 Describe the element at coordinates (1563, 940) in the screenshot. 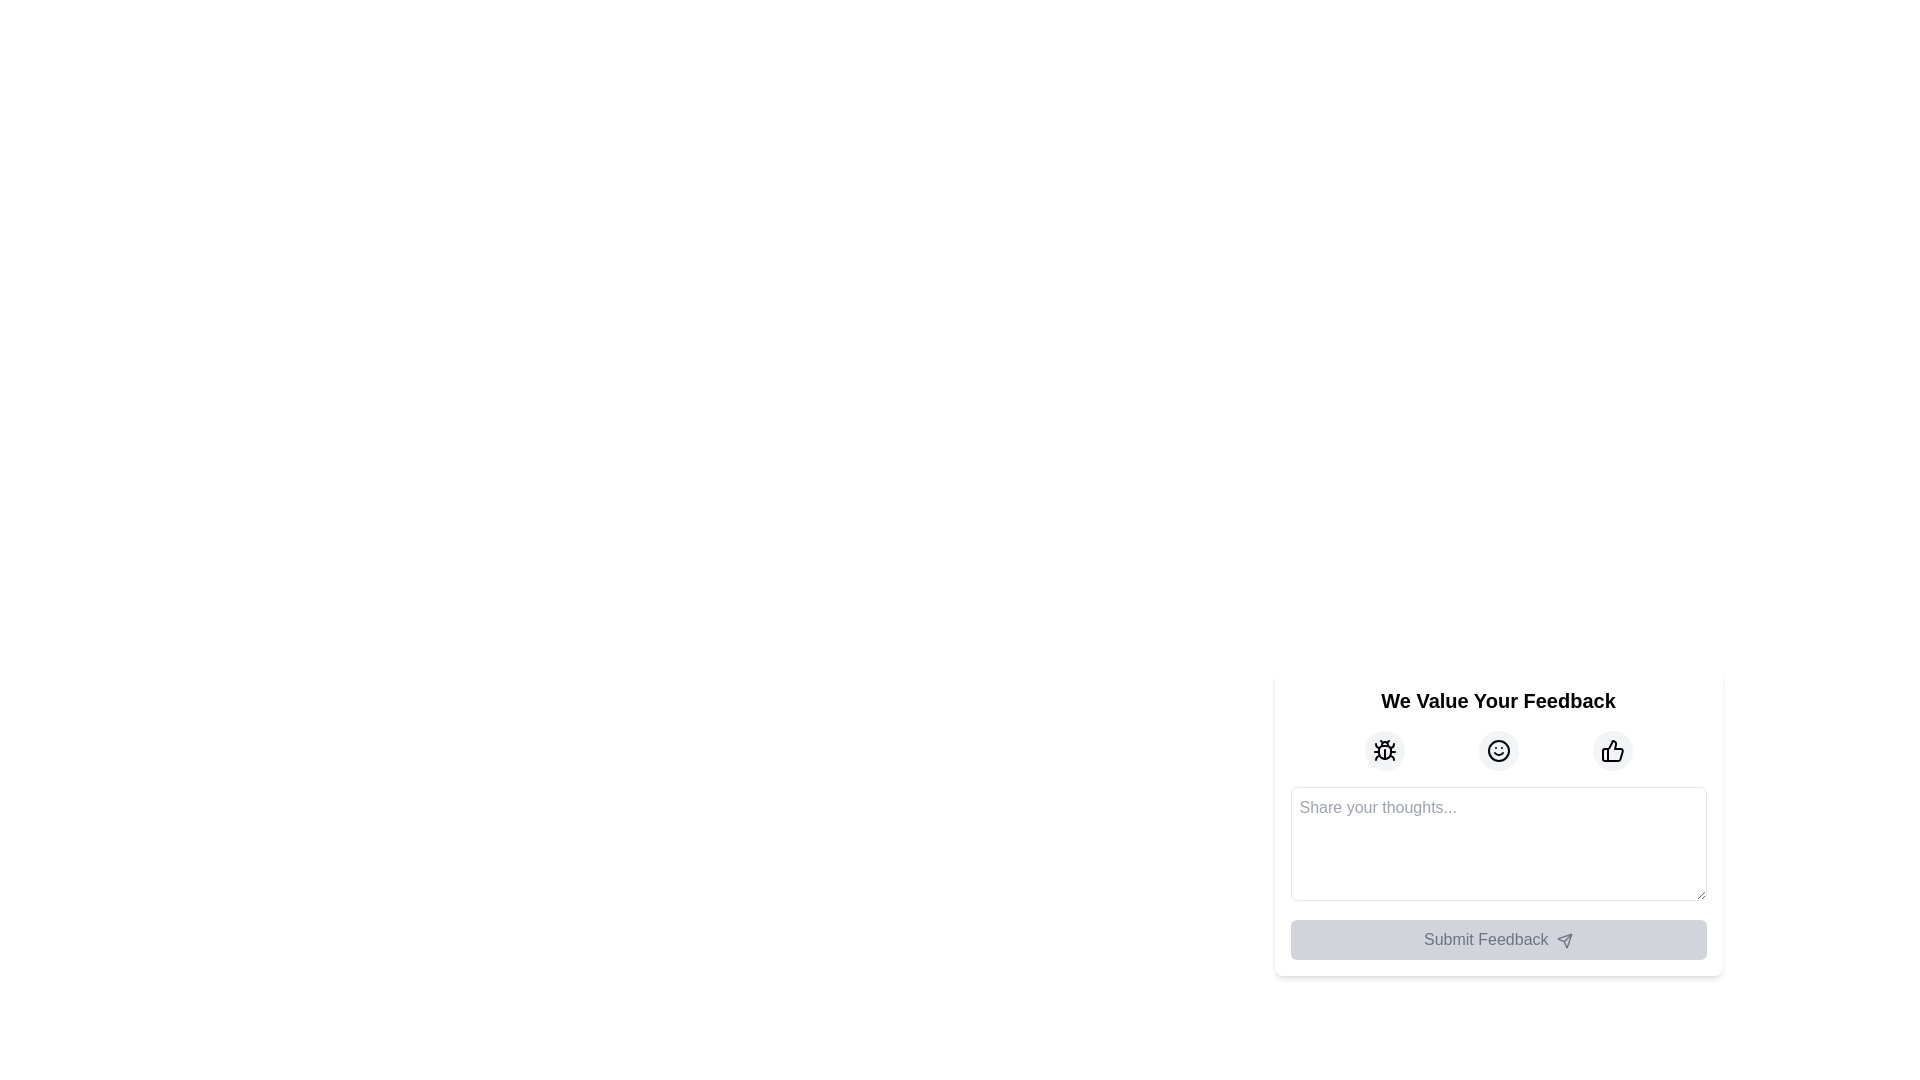

I see `the icon representing the 'Submit Feedback' button, which is located to the right of the button's label text in the lower section of a modal interface` at that location.